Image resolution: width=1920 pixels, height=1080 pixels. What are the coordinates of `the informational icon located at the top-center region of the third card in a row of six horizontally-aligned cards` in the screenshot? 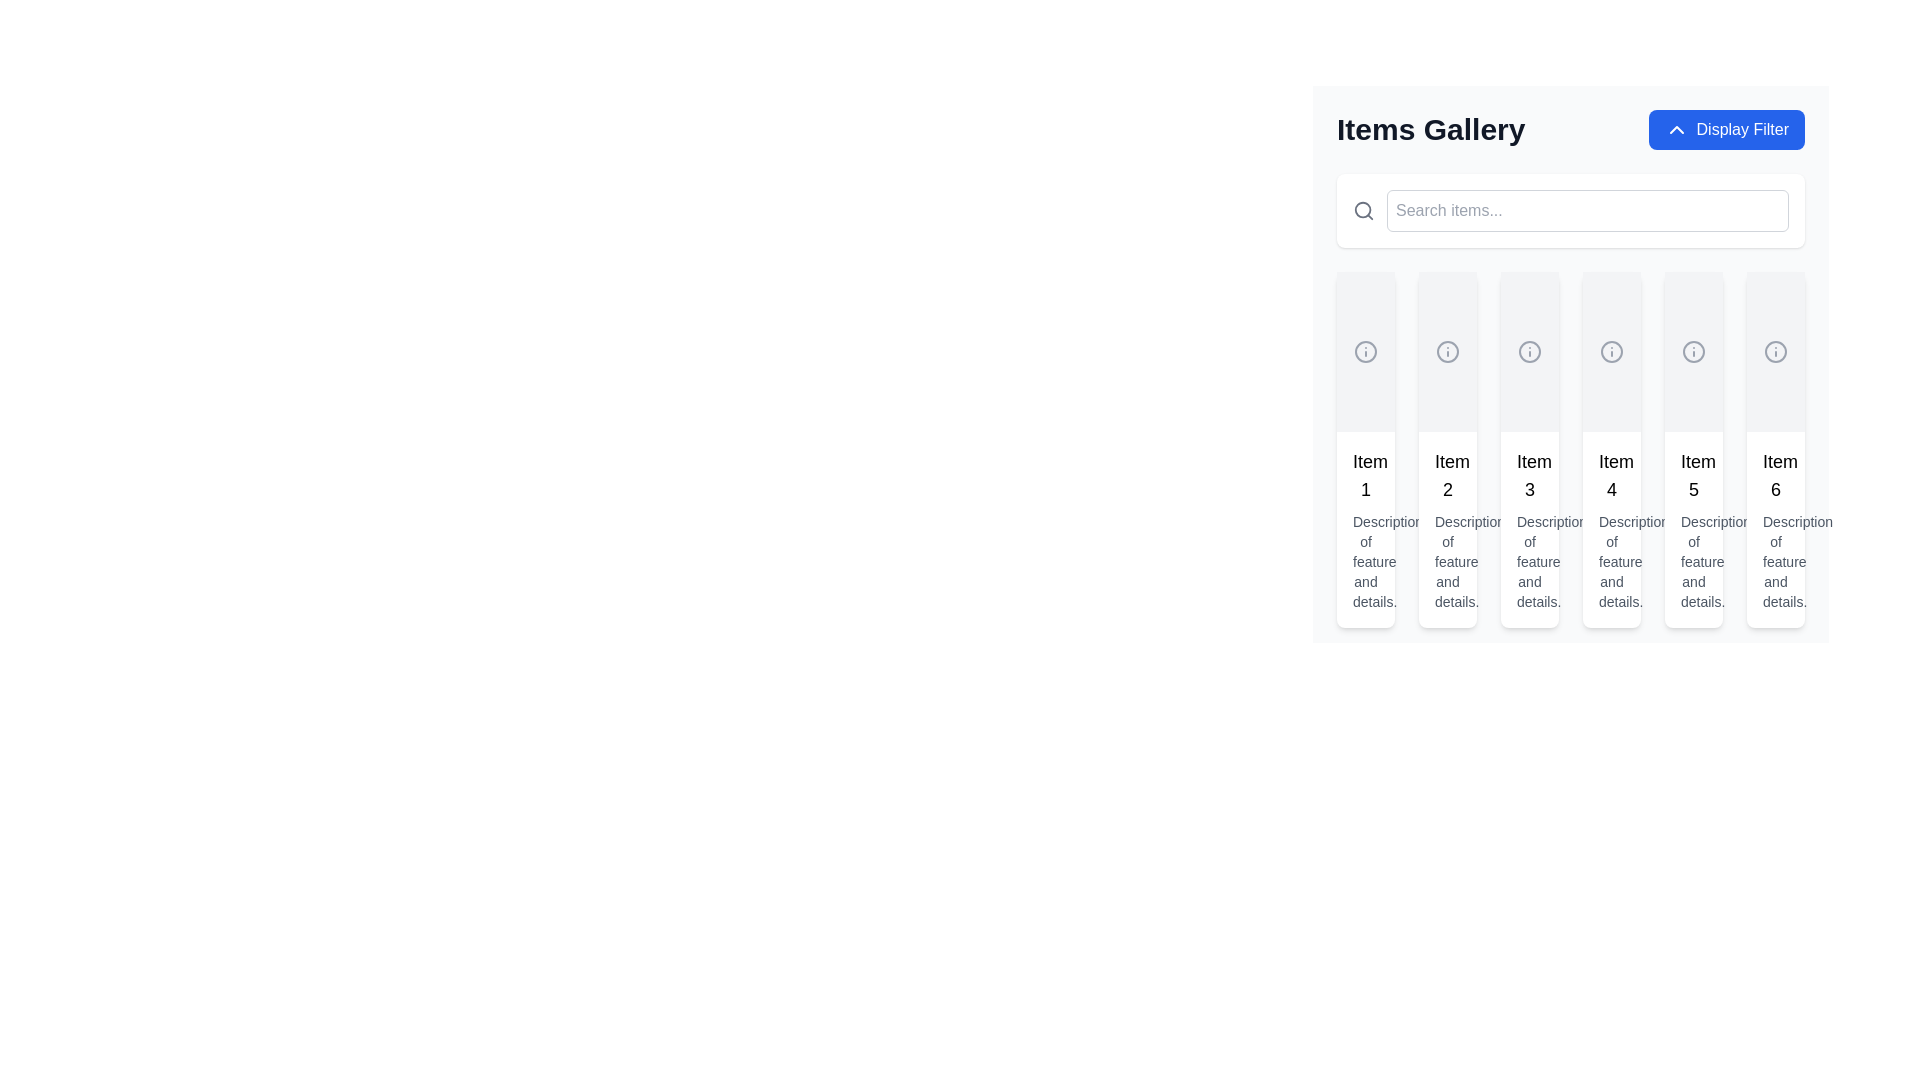 It's located at (1529, 350).